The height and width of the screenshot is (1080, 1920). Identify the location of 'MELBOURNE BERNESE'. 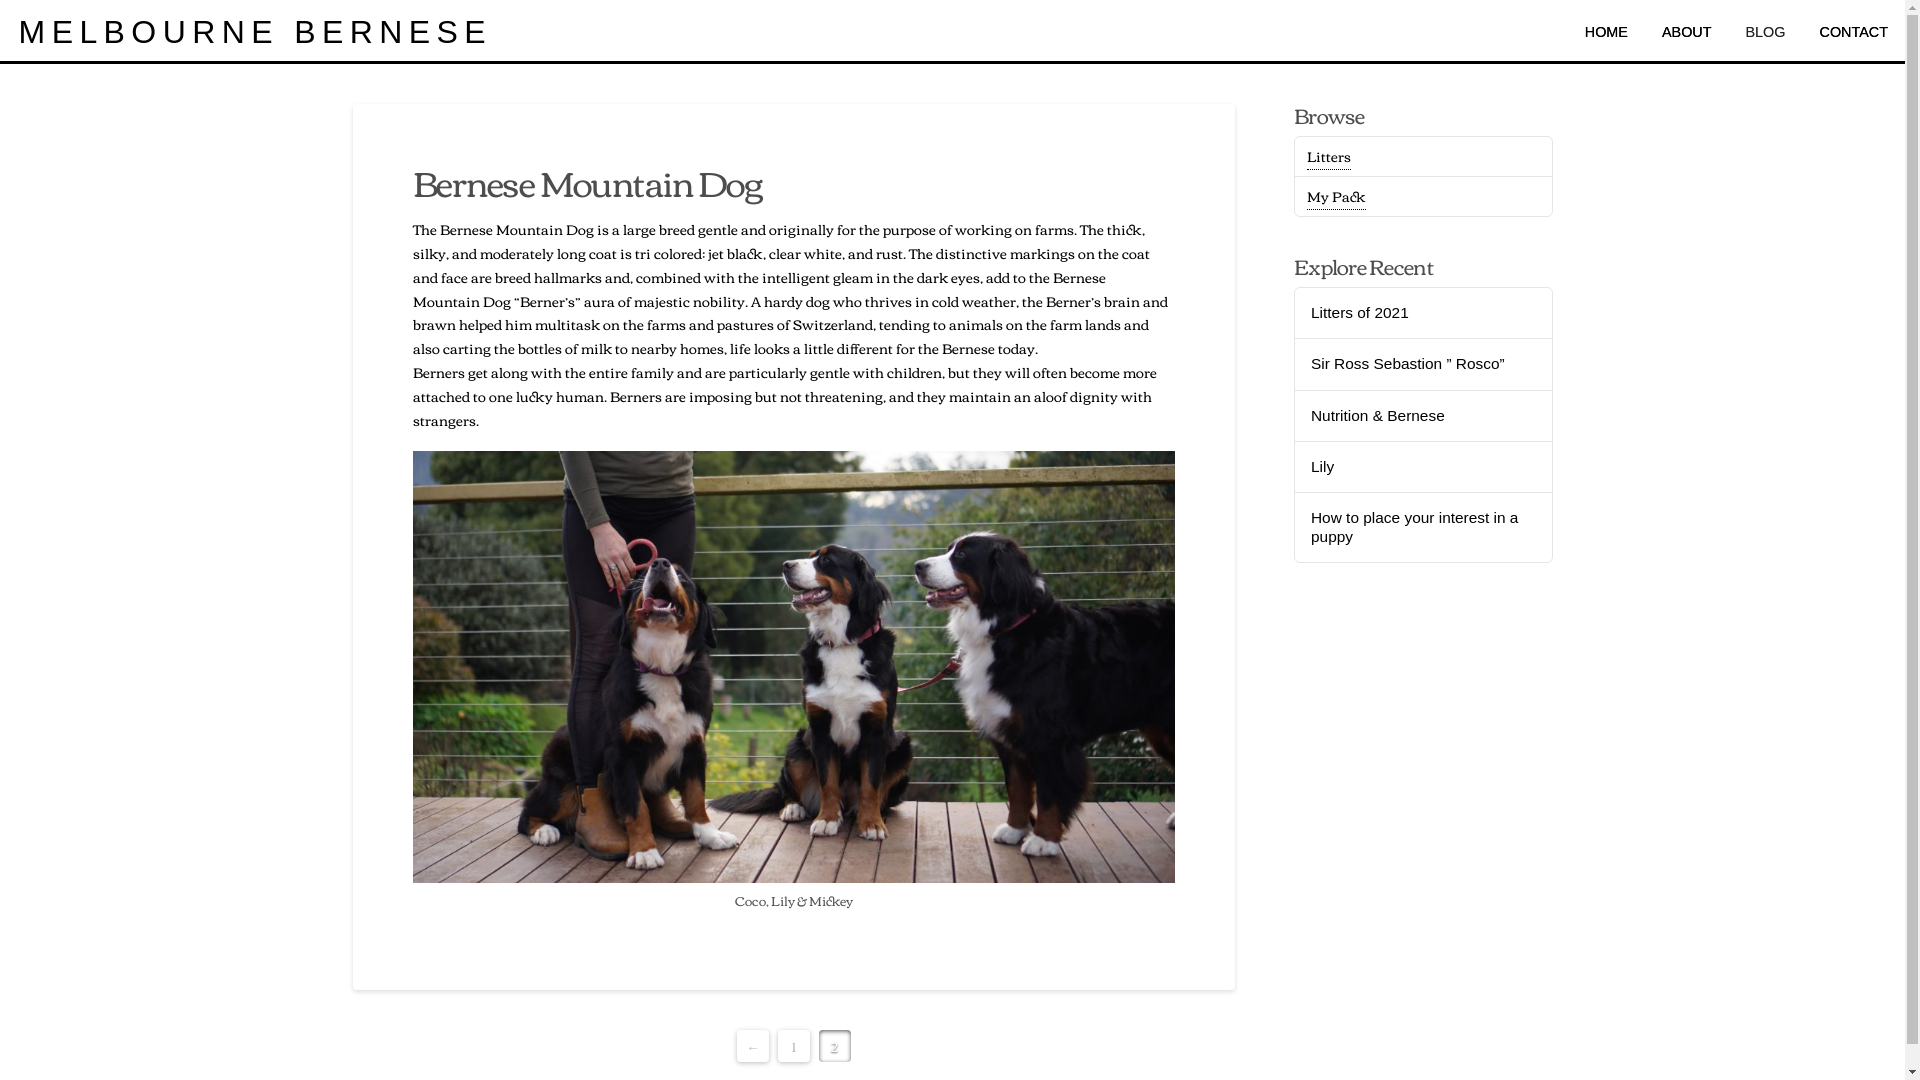
(251, 31).